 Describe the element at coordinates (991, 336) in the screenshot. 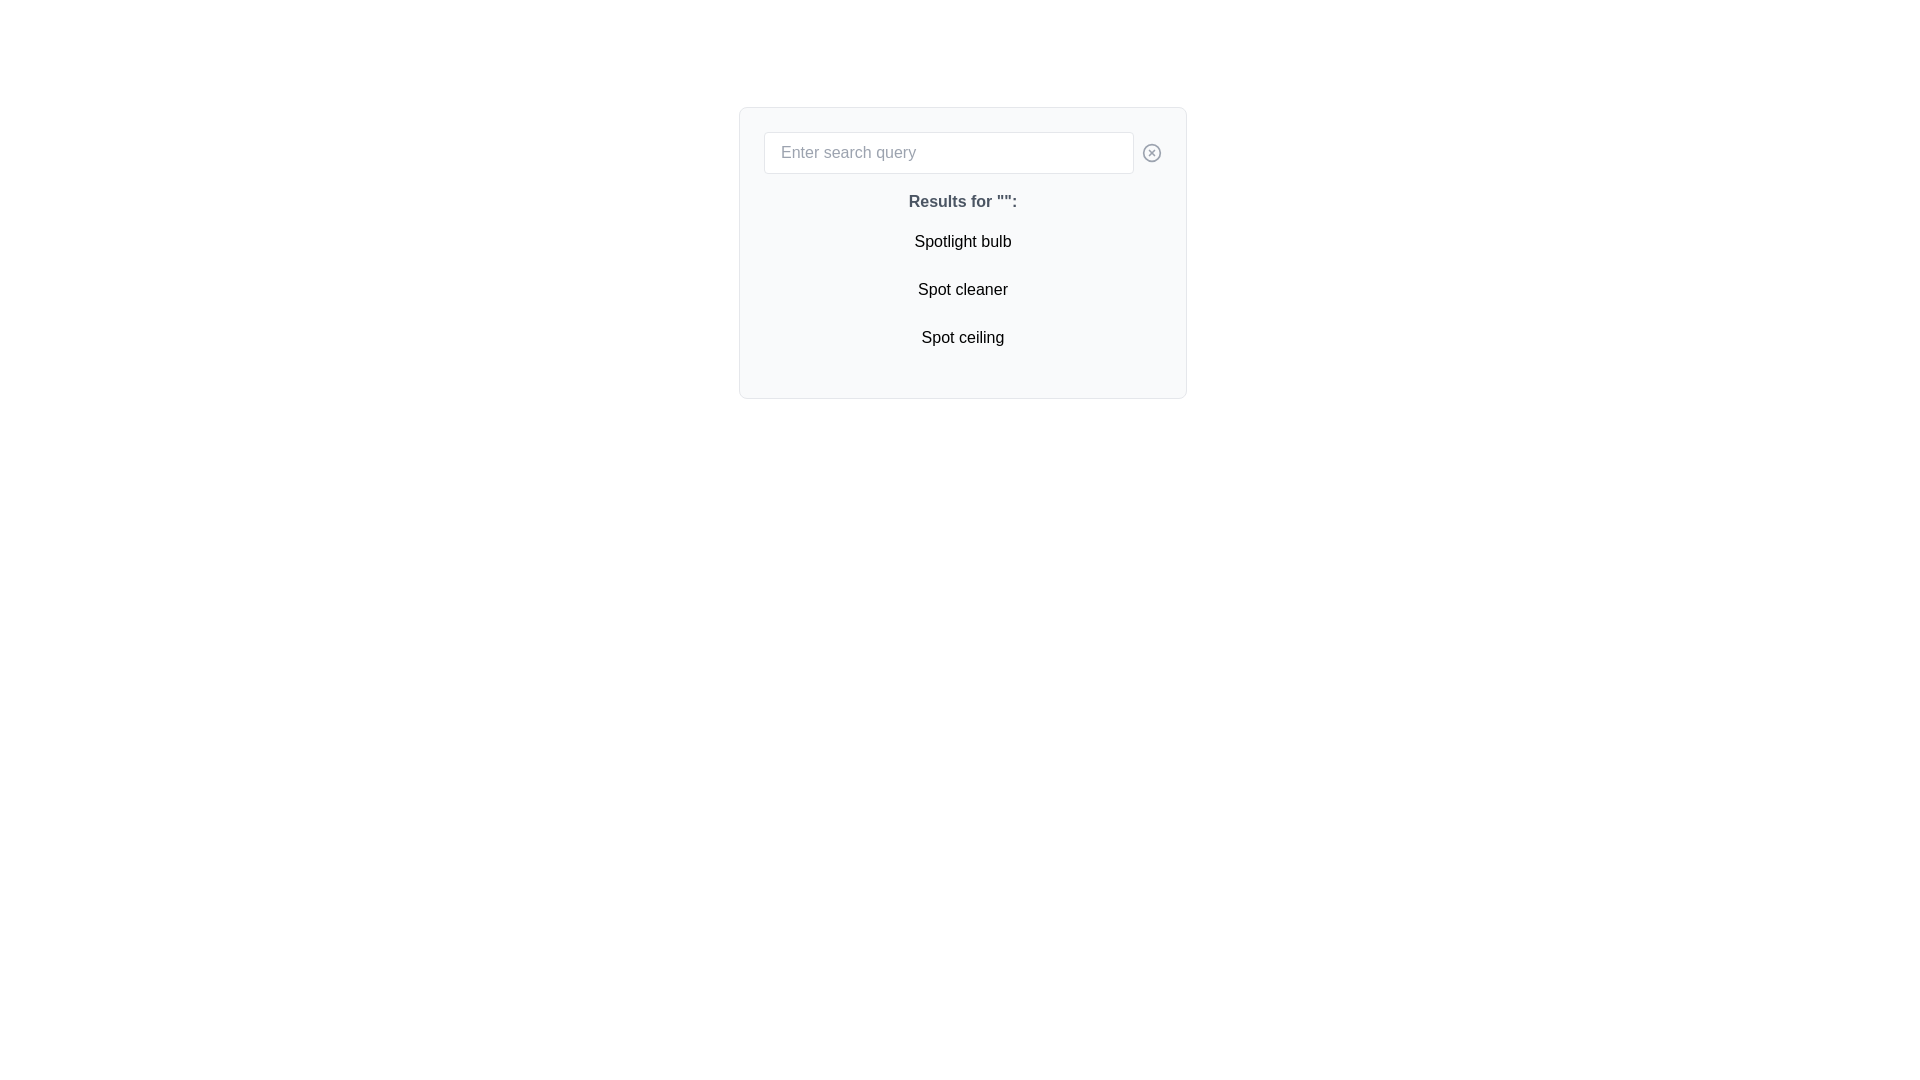

I see `the lowercase letter 'n' in the word 'ceiling' within the third item of the search results dropdown` at that location.